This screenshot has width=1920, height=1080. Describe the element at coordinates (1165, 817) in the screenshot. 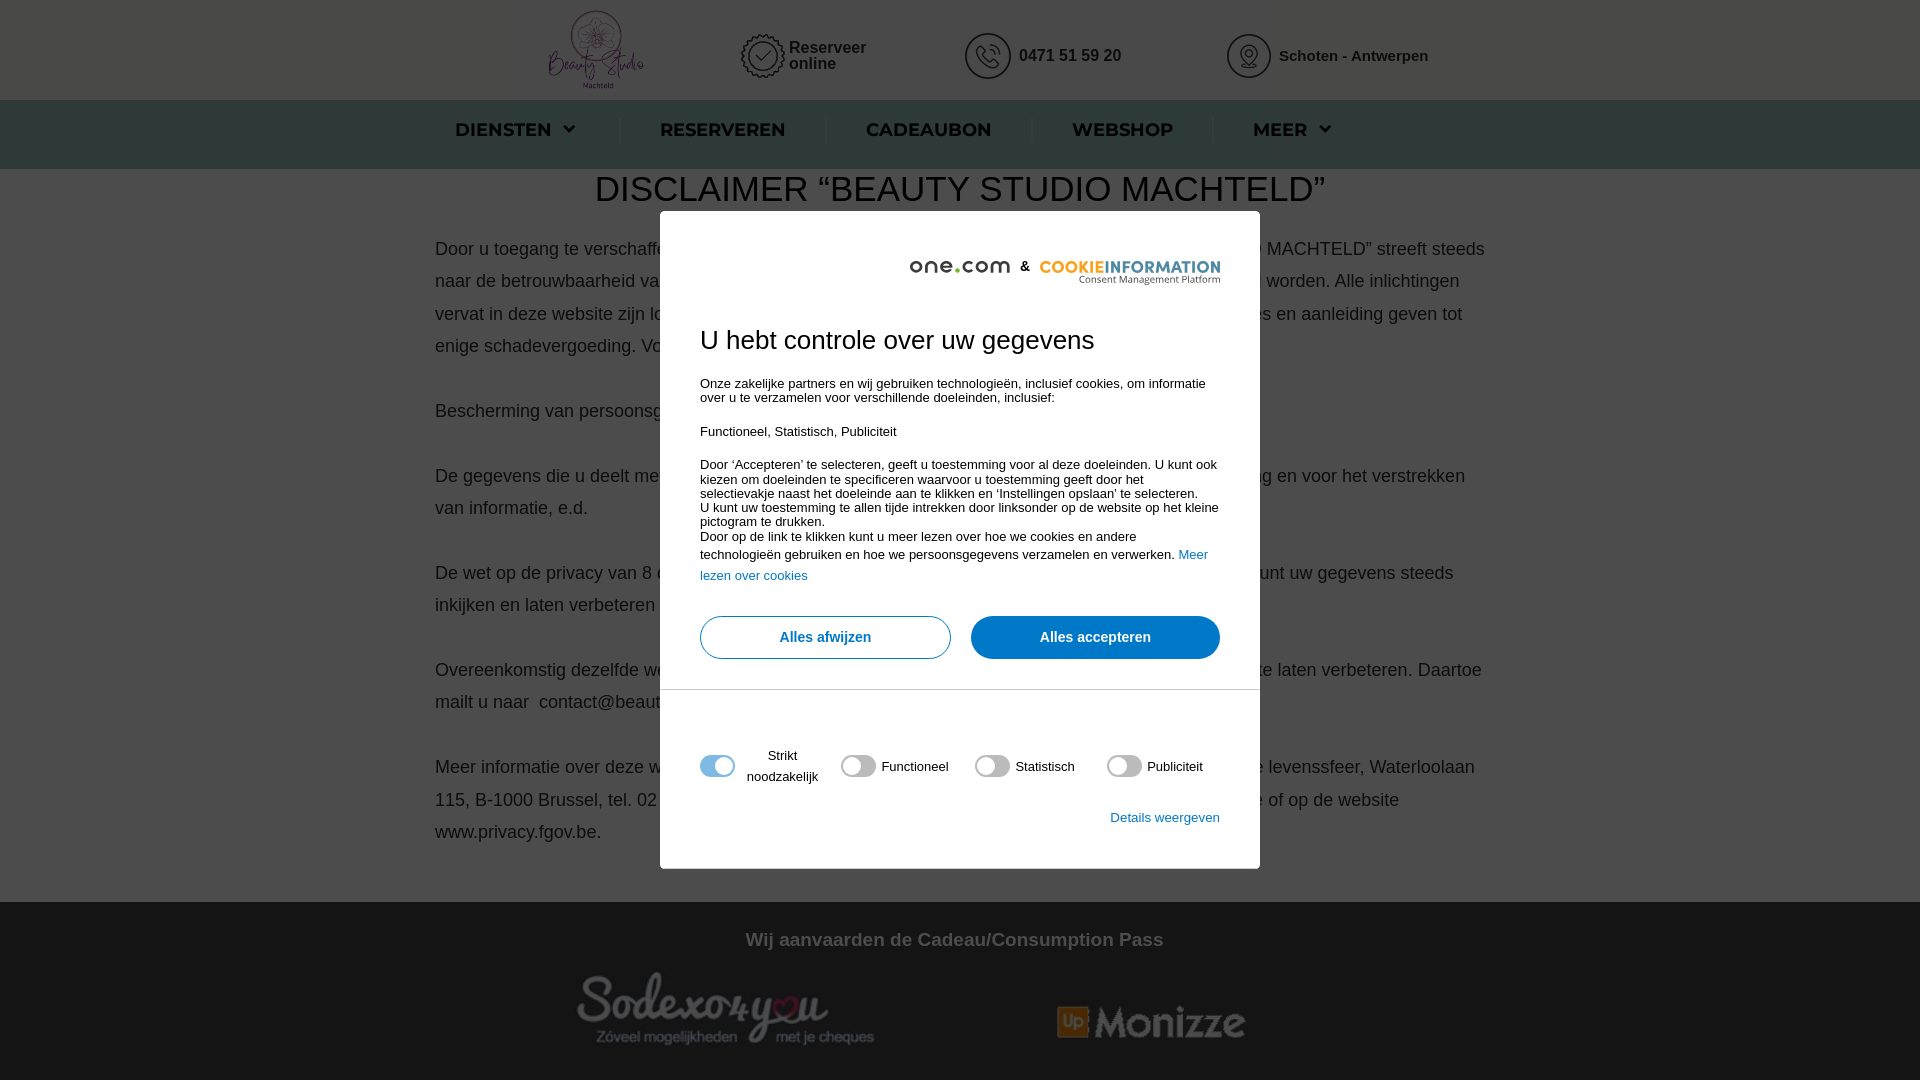

I see `'Details weergeven'` at that location.